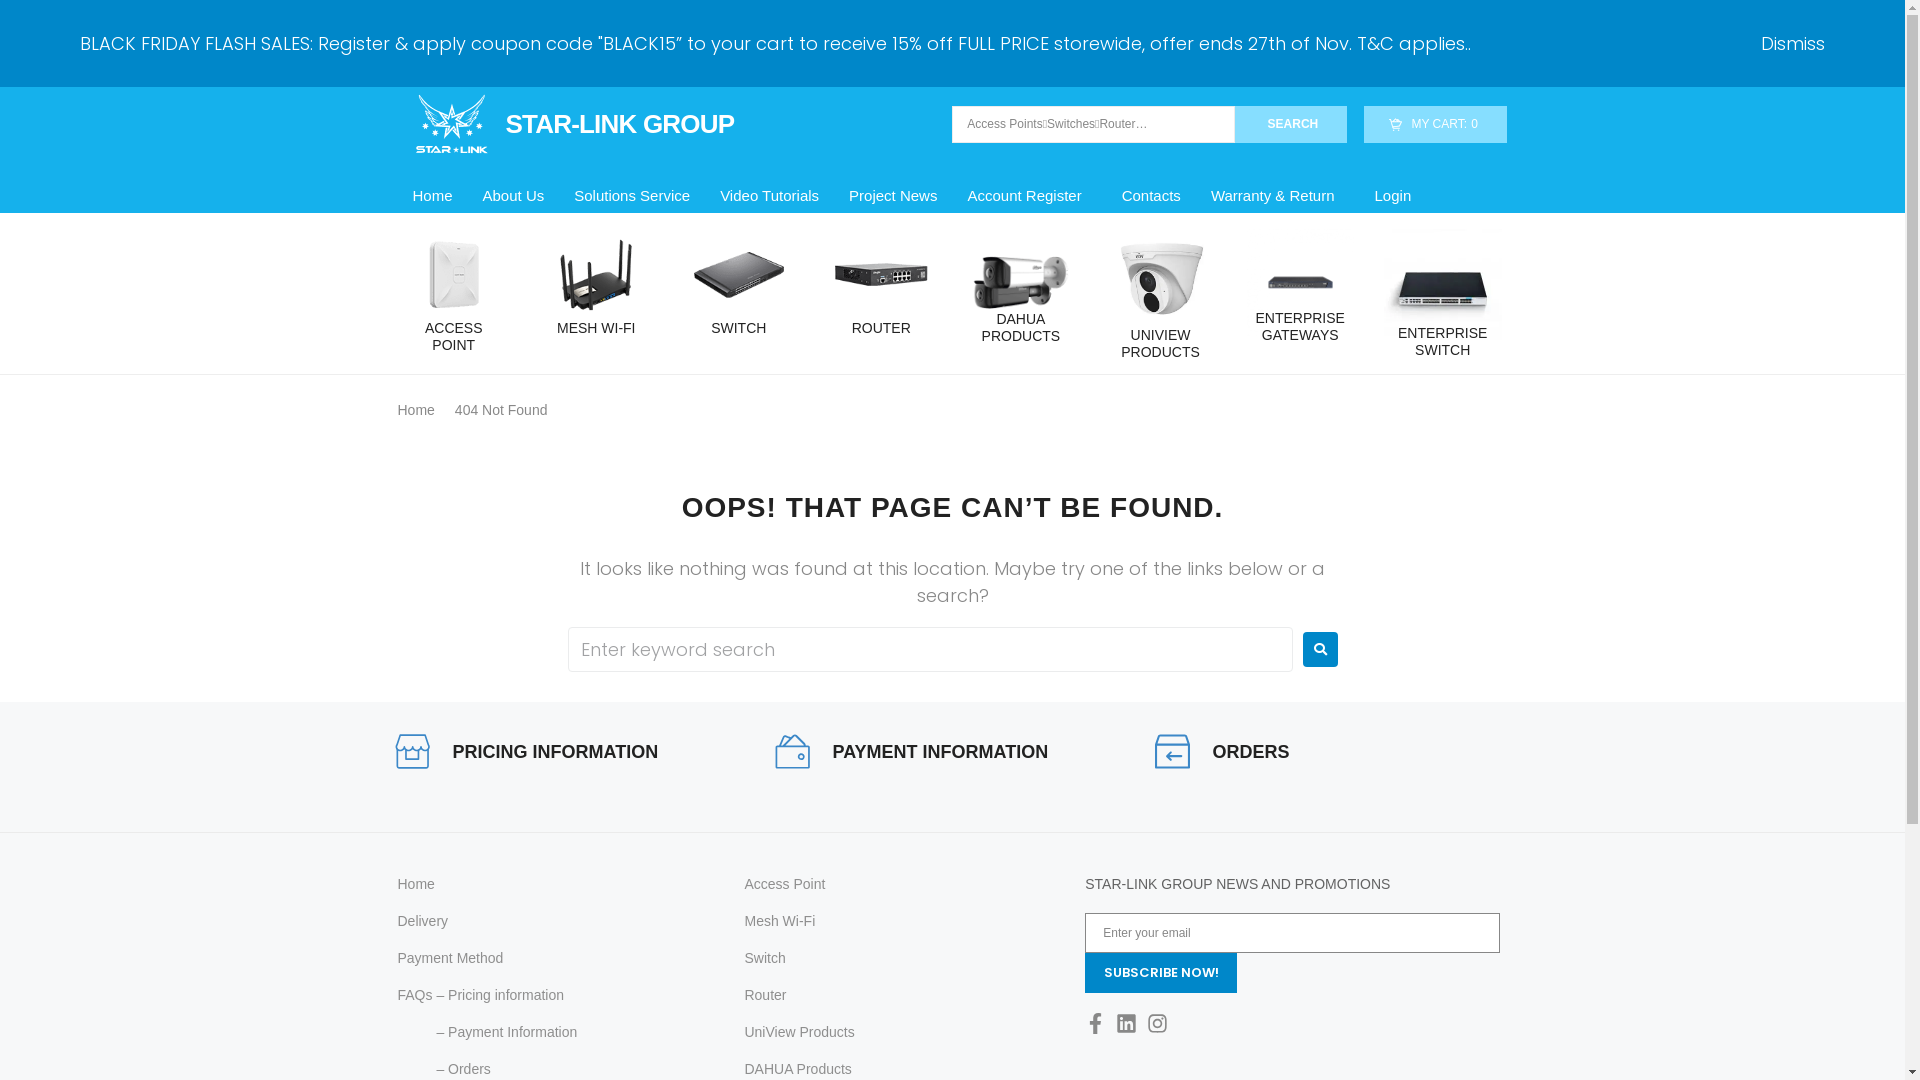 Image resolution: width=1920 pixels, height=1080 pixels. Describe the element at coordinates (1160, 342) in the screenshot. I see `'UNIVIEW PRODUCTS'` at that location.